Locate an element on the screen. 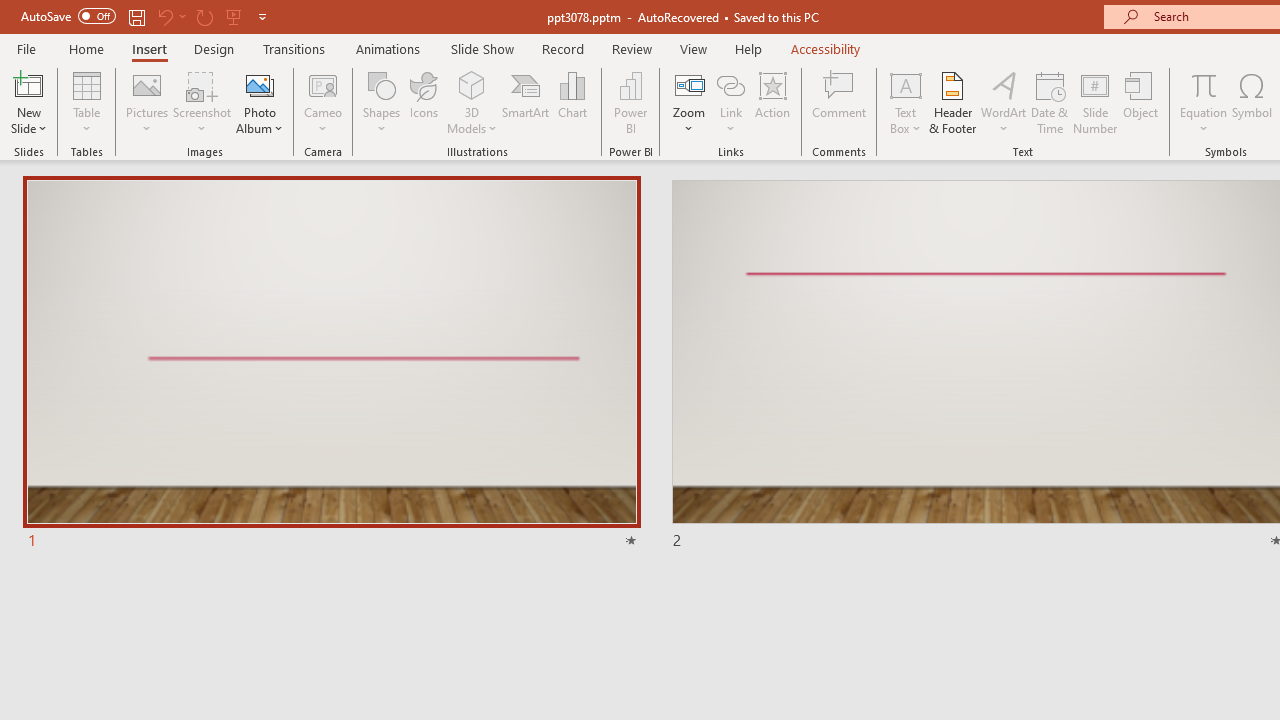 The height and width of the screenshot is (720, 1280). 'Photo Album...' is located at coordinates (258, 103).